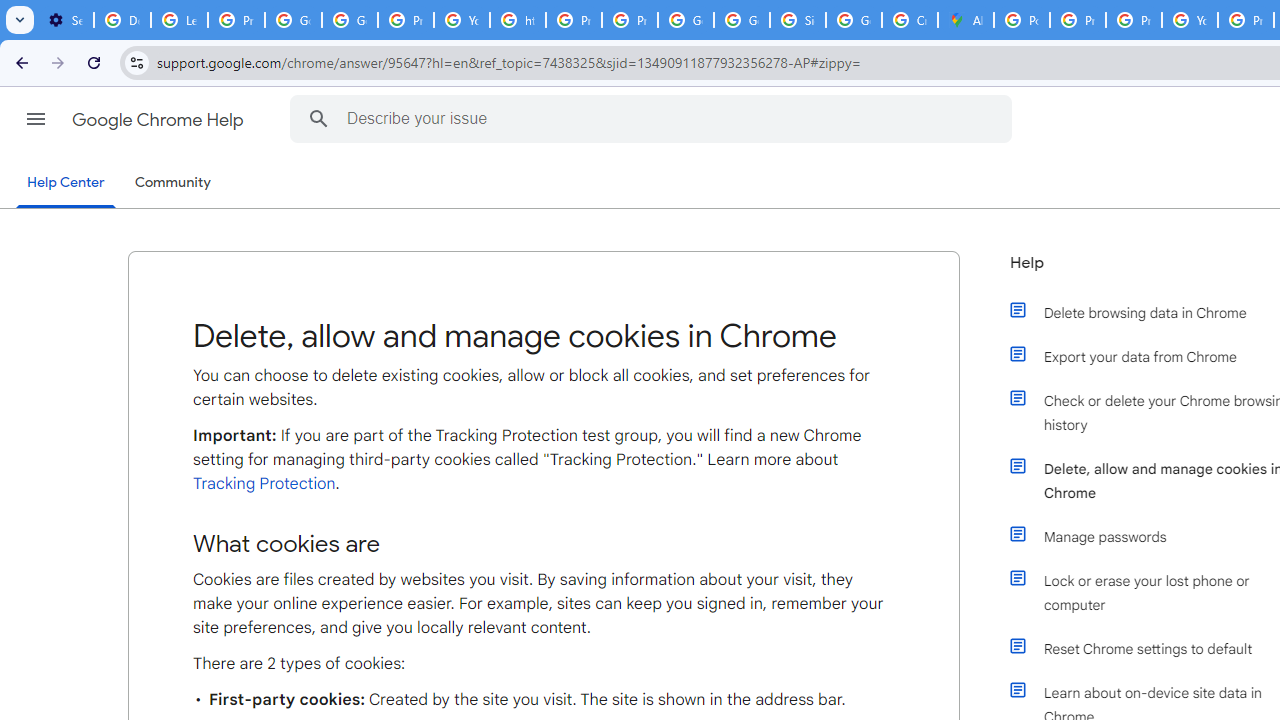 The height and width of the screenshot is (720, 1280). I want to click on 'Policy Accountability and Transparency - Transparency Center', so click(1022, 20).